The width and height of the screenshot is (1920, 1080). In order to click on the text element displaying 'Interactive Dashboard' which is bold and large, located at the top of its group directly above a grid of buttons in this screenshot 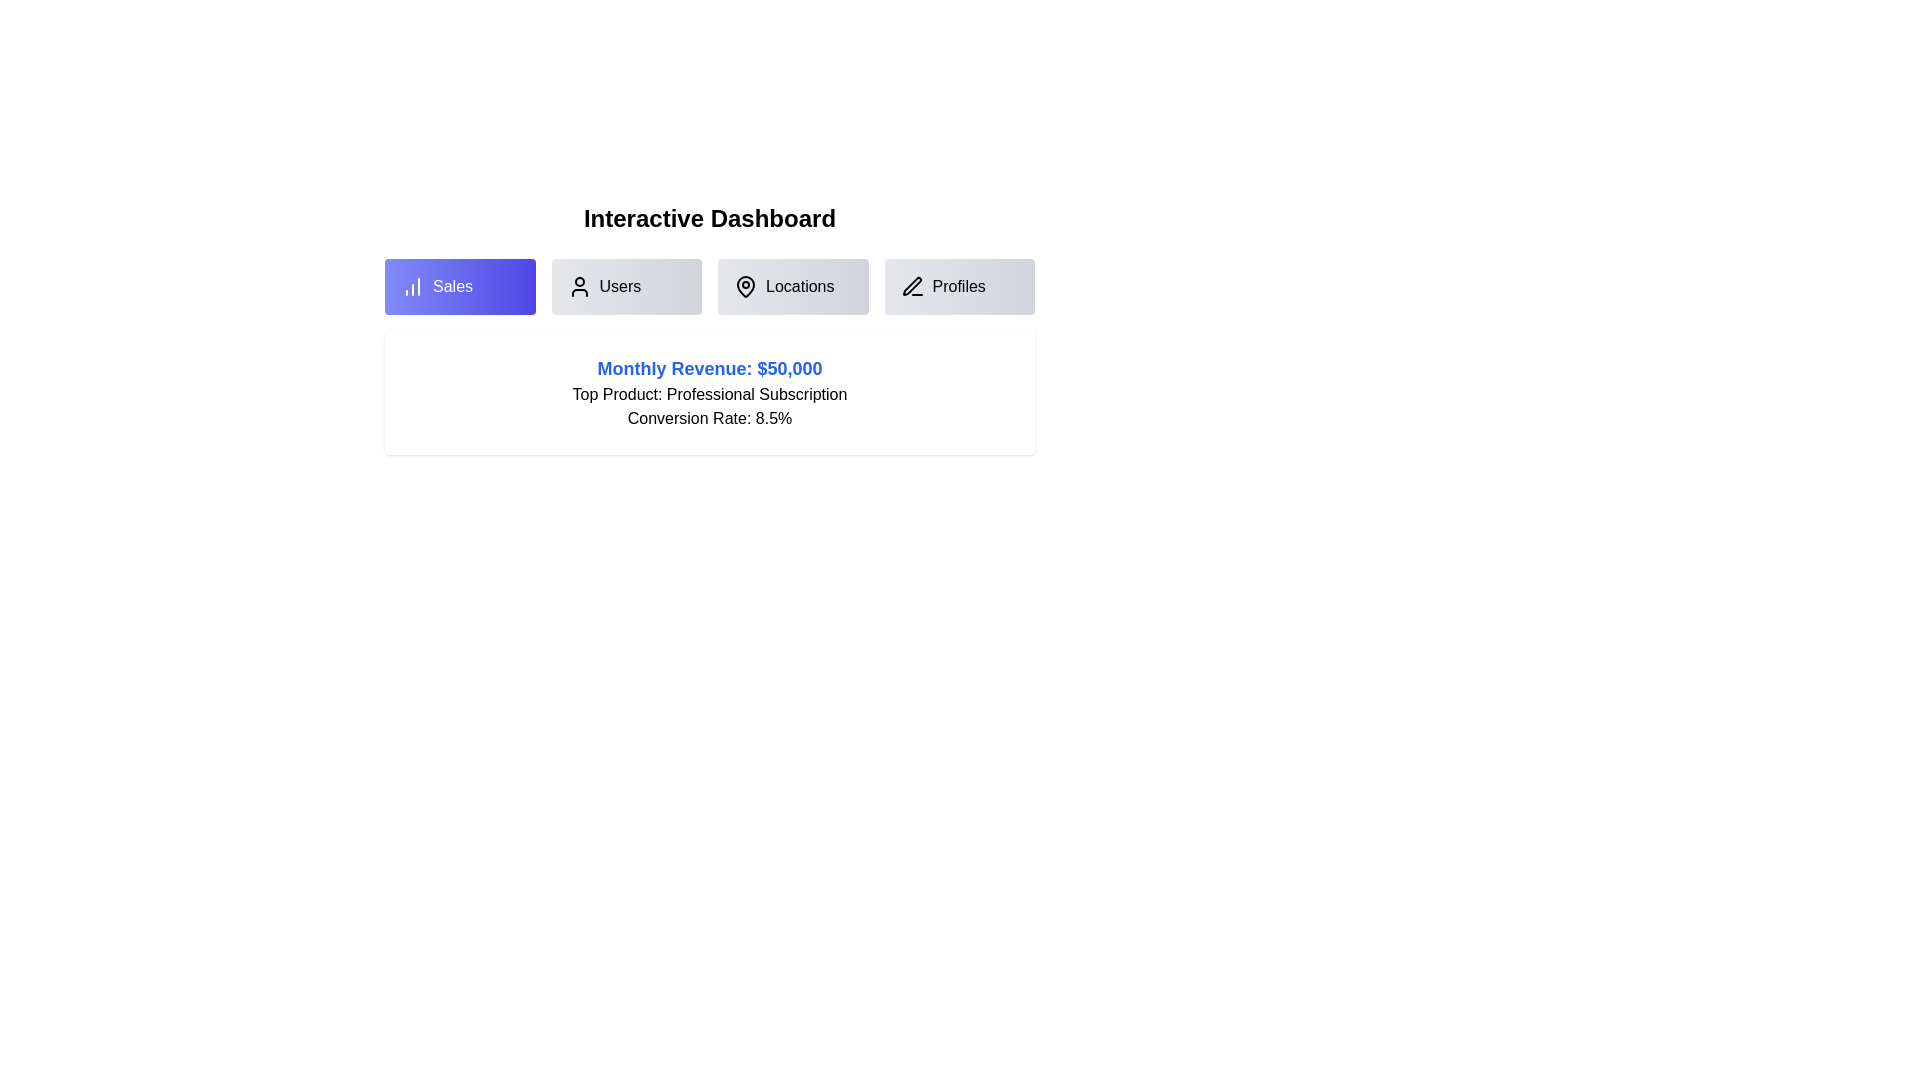, I will do `click(710, 219)`.